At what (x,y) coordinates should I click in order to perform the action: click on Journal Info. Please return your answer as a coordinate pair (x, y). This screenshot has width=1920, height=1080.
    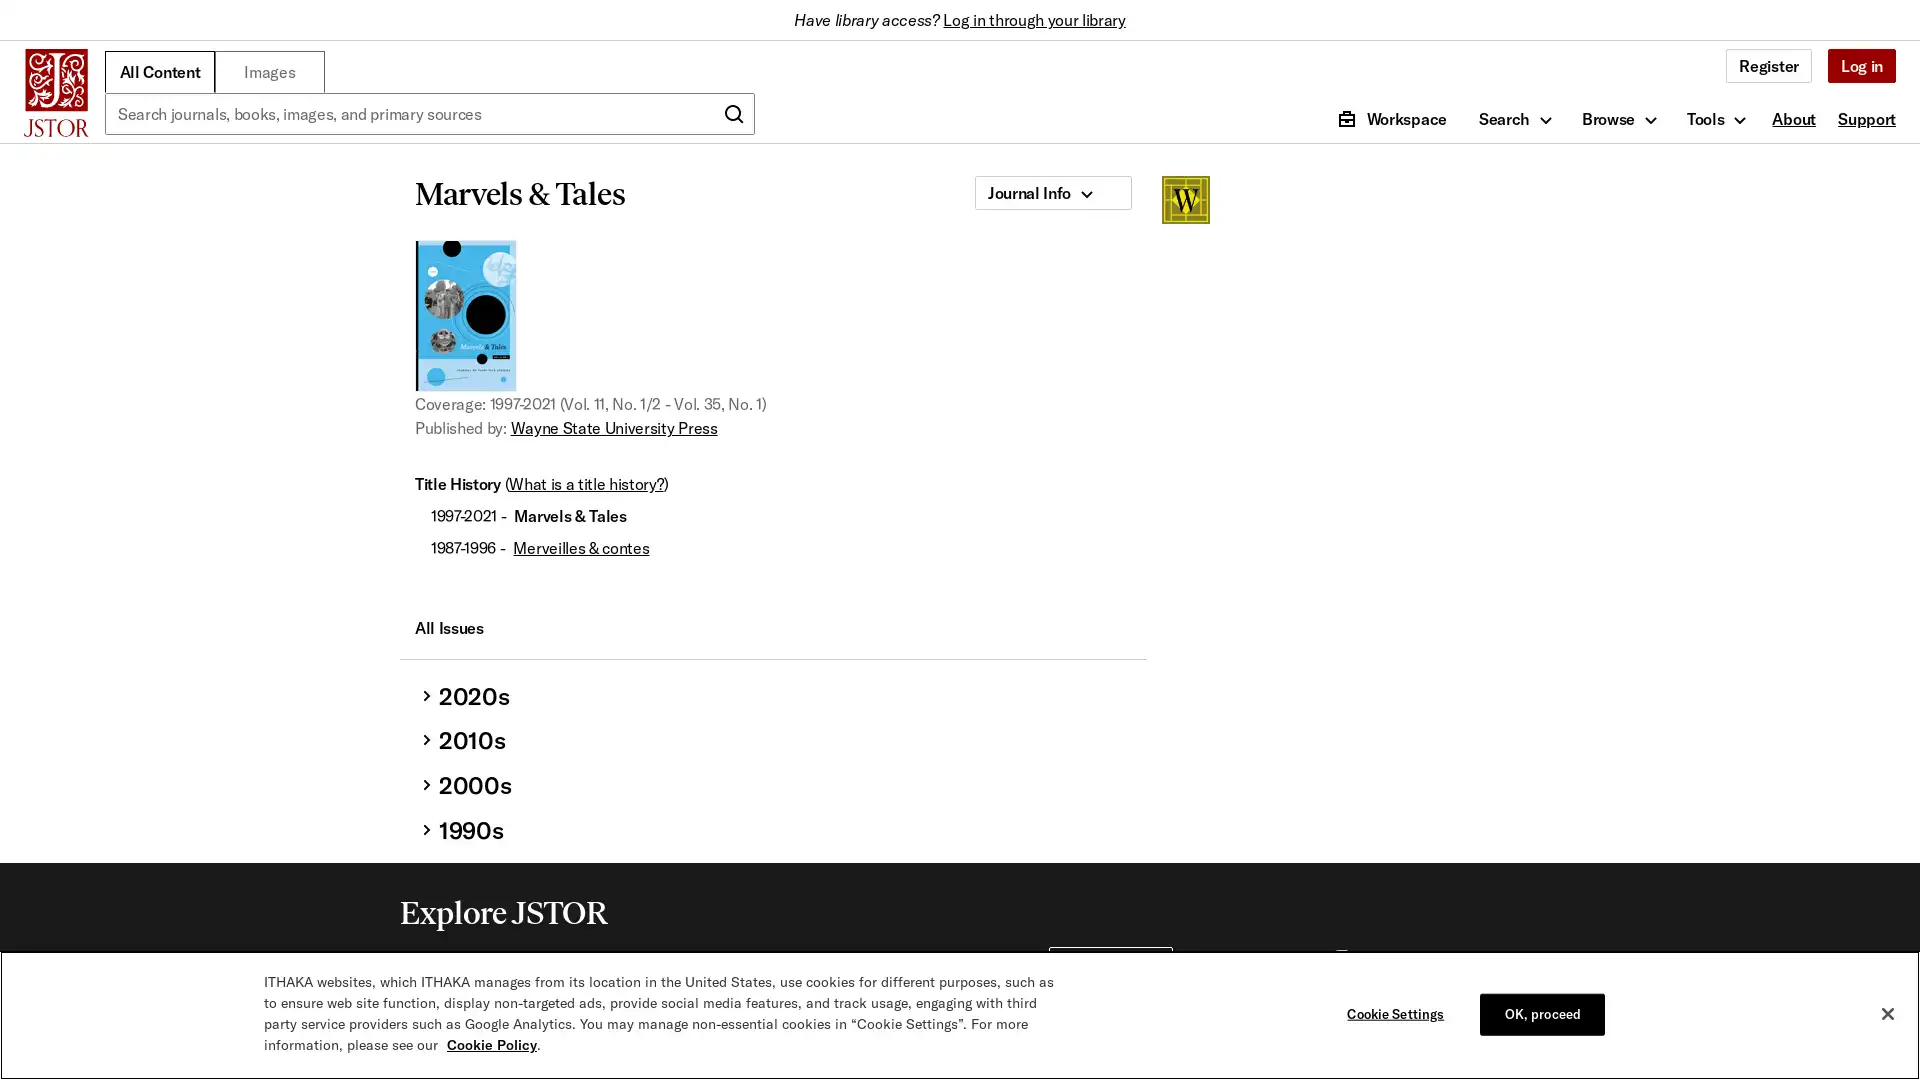
    Looking at the image, I should click on (1051, 192).